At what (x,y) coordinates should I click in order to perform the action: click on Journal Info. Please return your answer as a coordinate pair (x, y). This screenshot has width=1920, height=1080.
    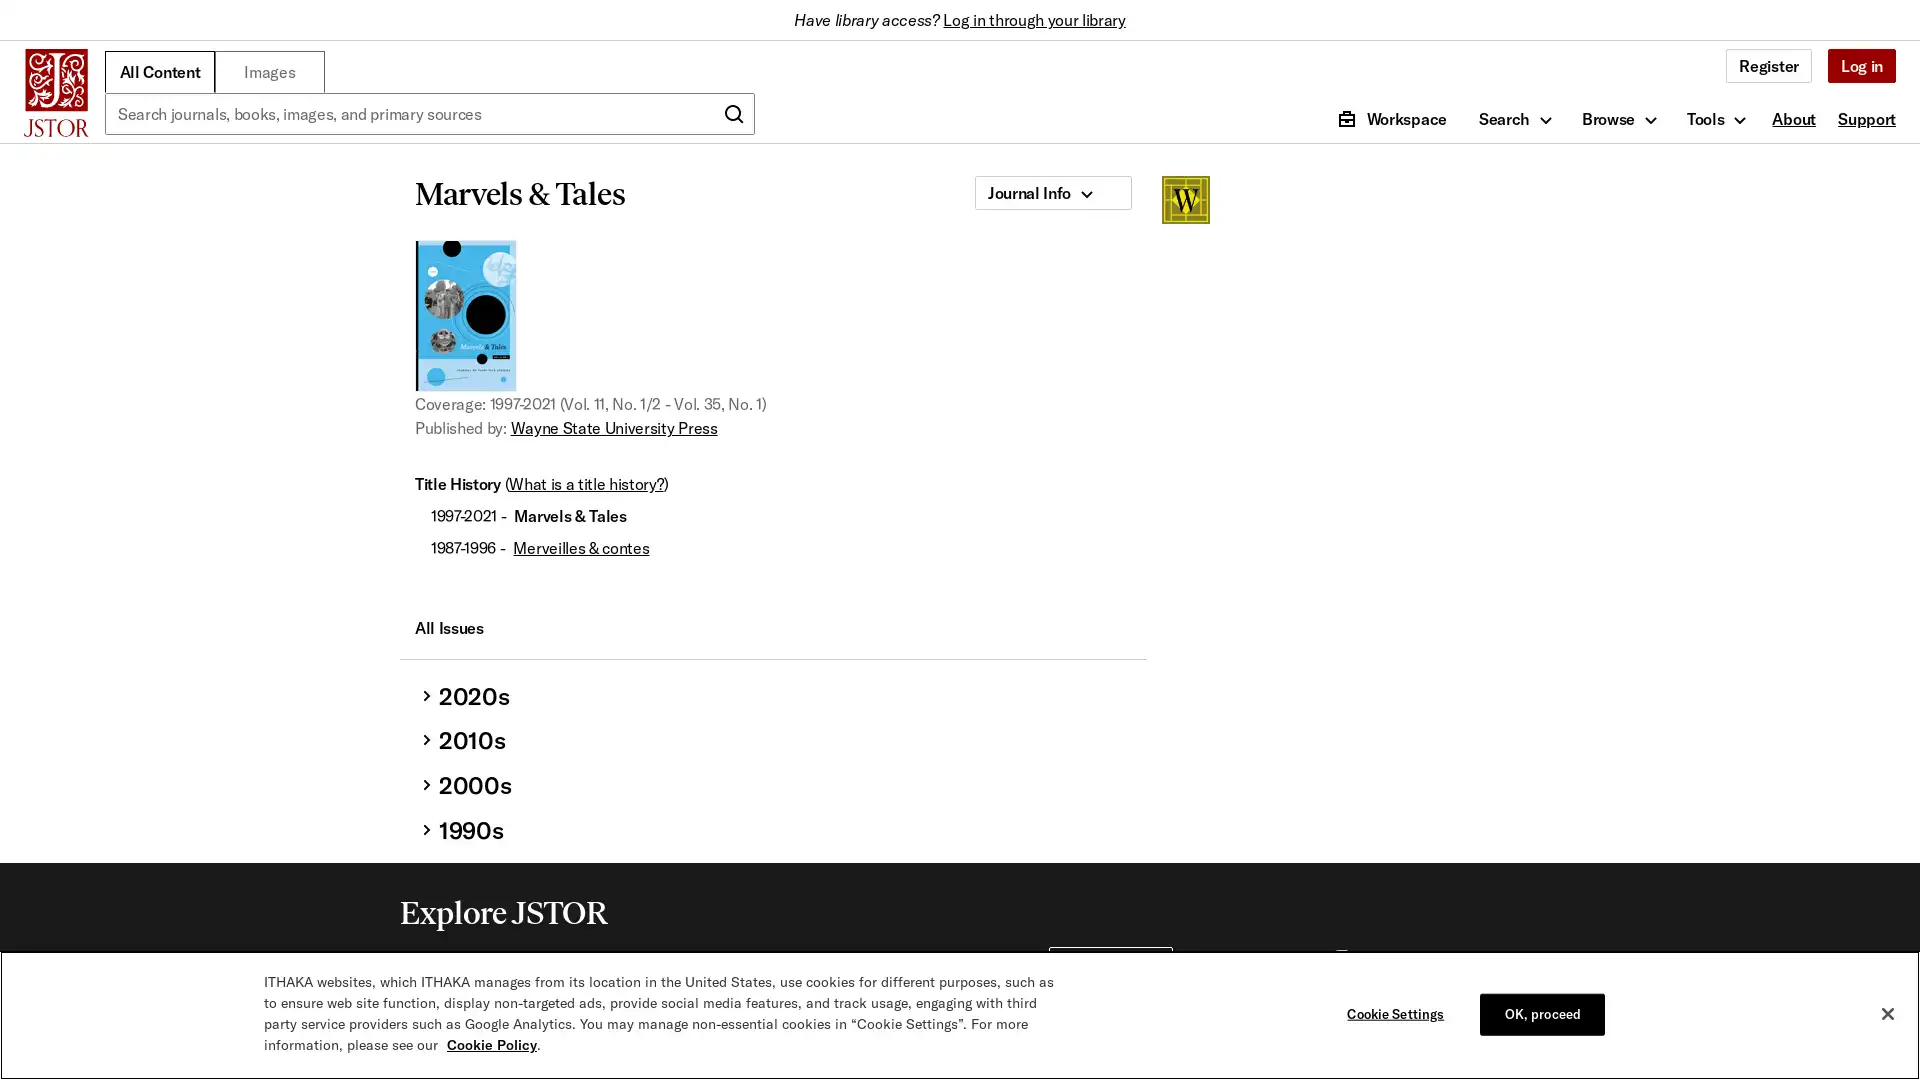
    Looking at the image, I should click on (1051, 192).